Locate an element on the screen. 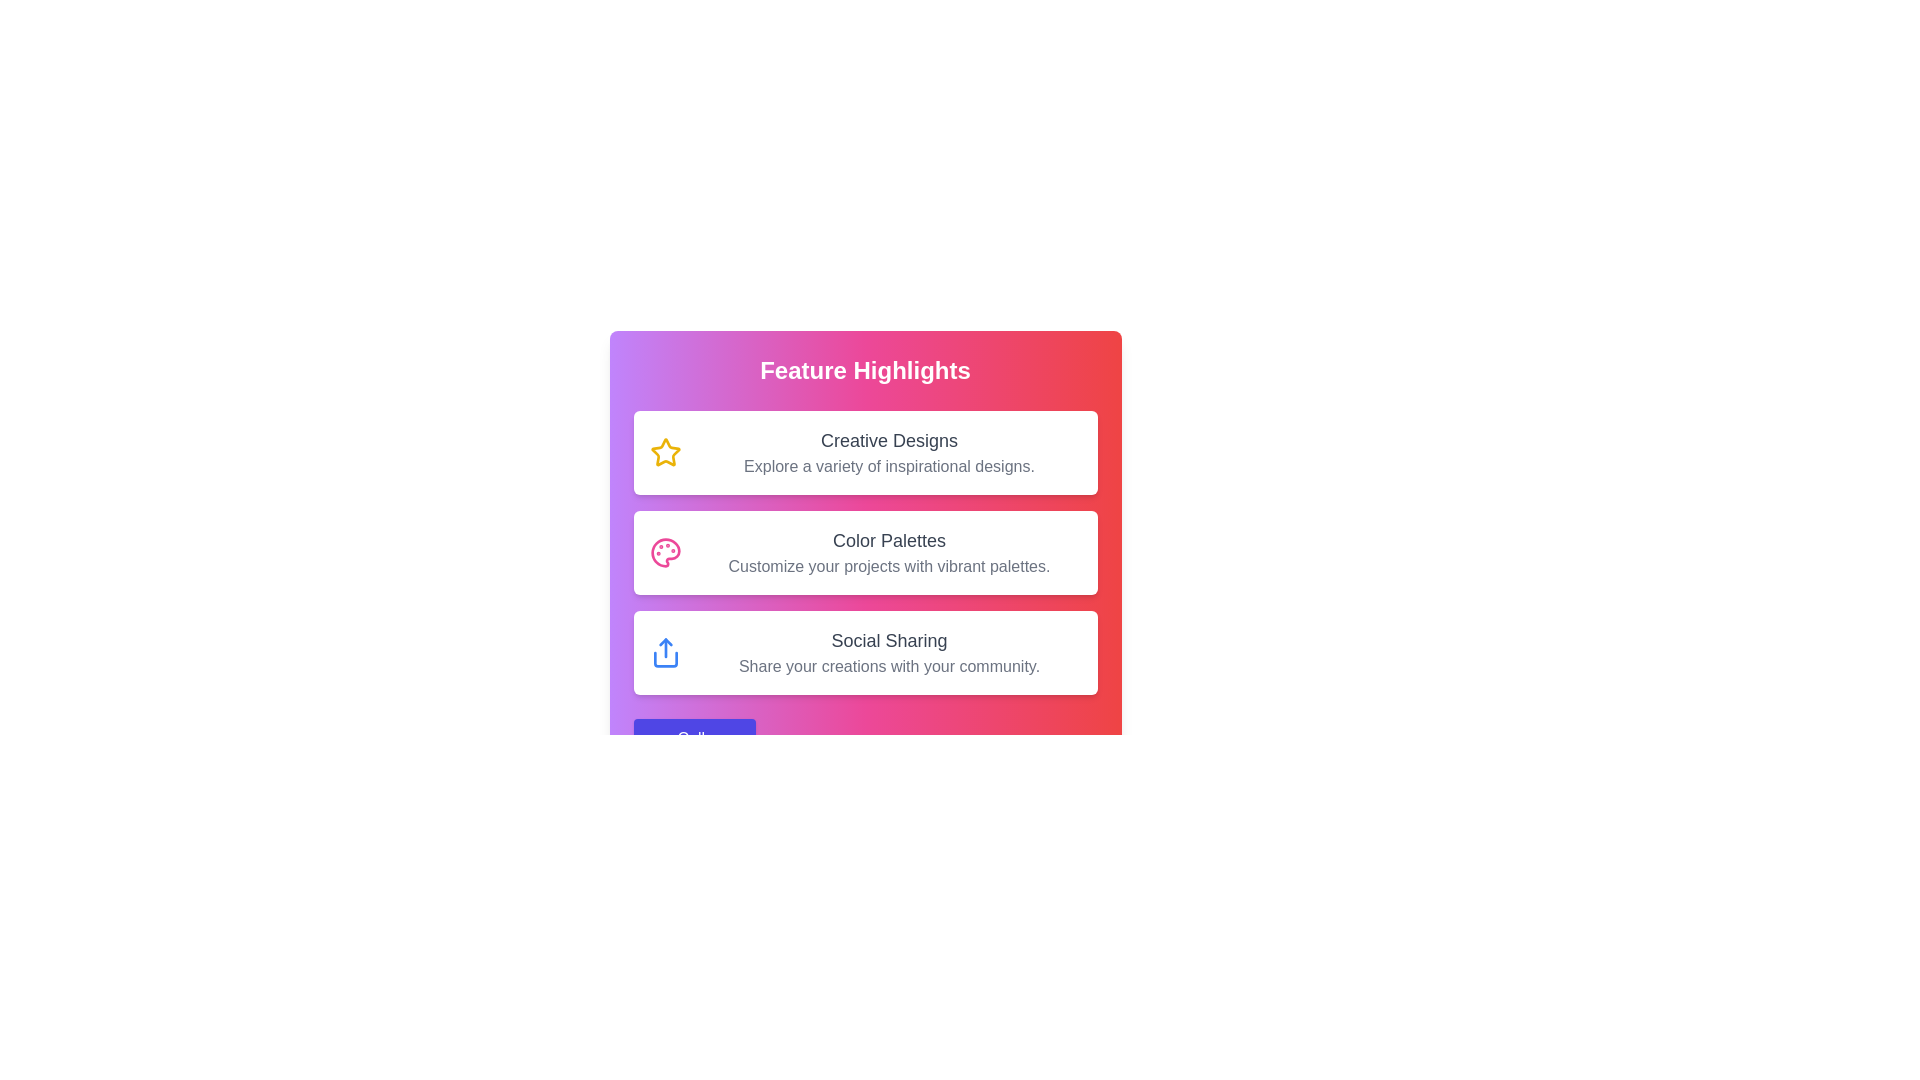  the 'Collapse' text element, which is displayed in white on a rounded rectangular purple button, located at the bottom of the interface, to the right of a chevron icon is located at coordinates (708, 739).